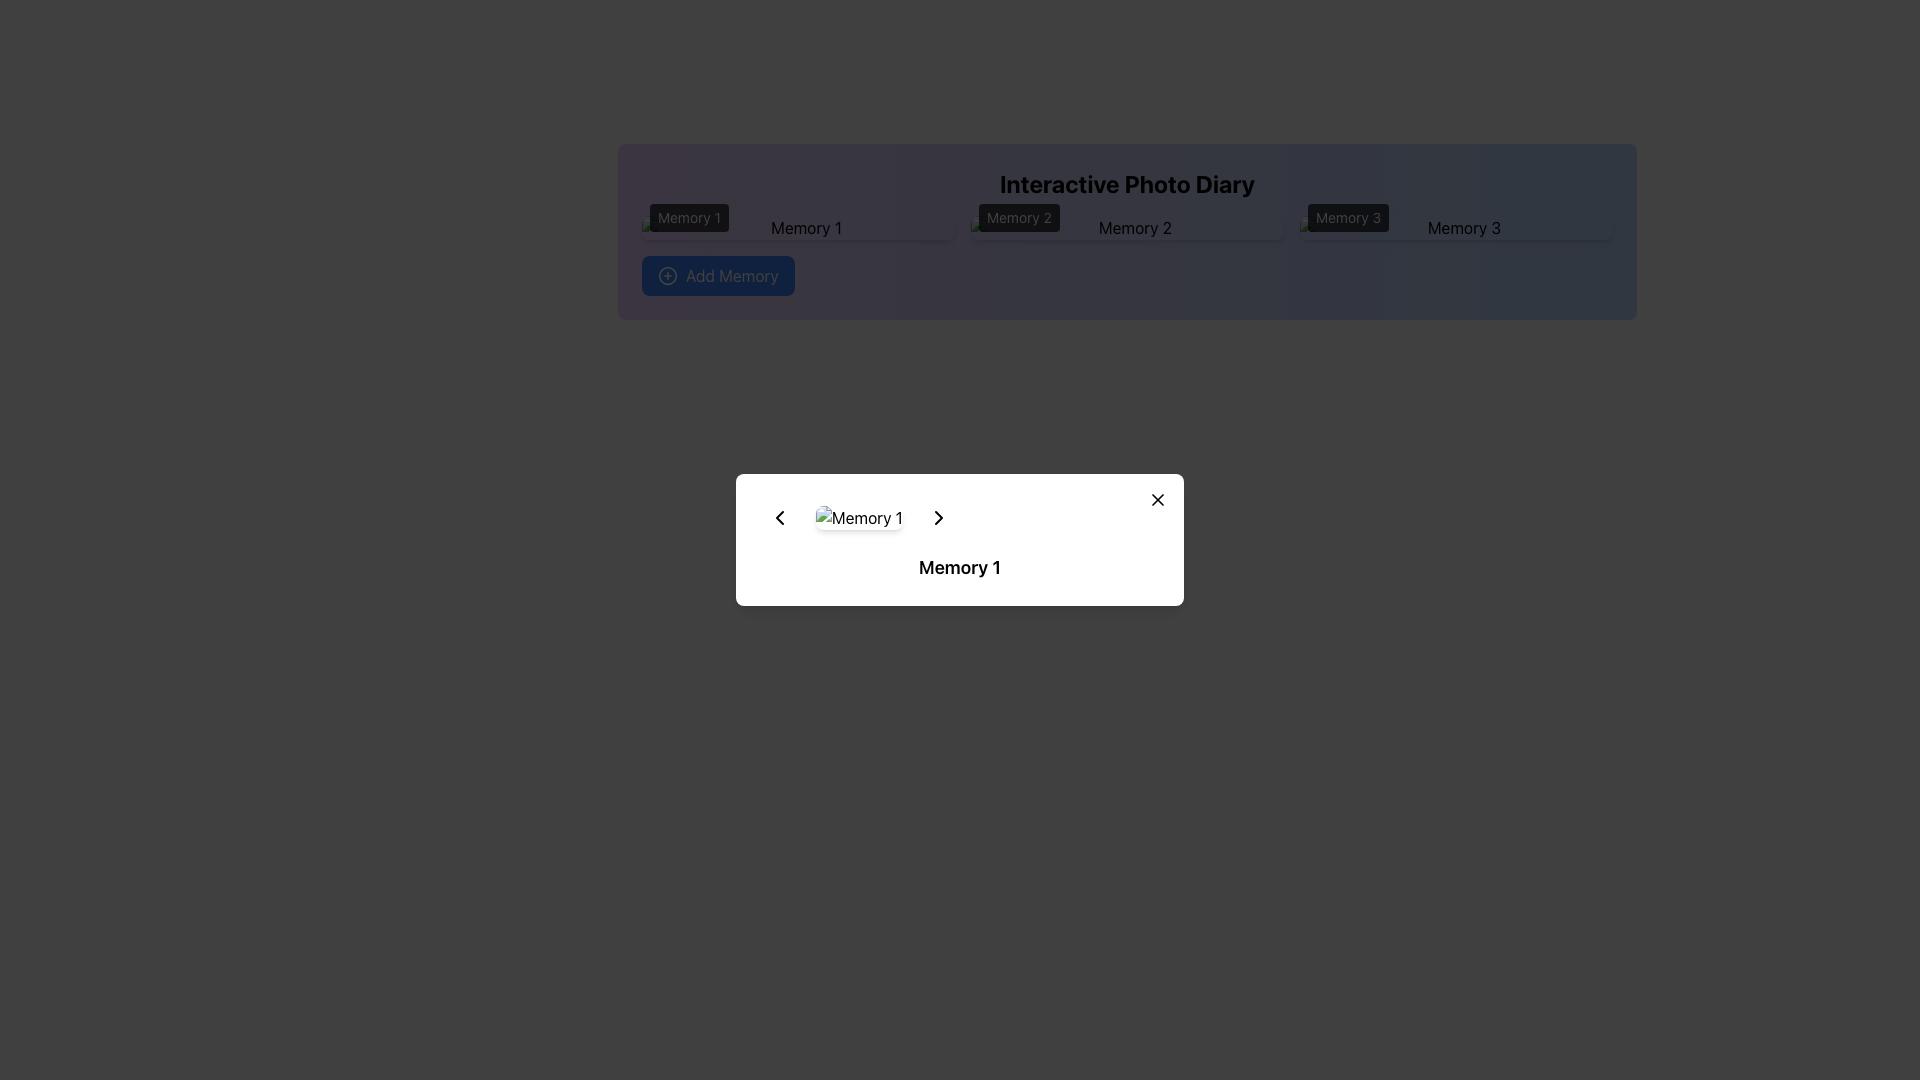 This screenshot has height=1080, width=1920. Describe the element at coordinates (937, 516) in the screenshot. I see `the chevron icon located in the header section of the modal, adjacent to the 'Memory 1' label` at that location.